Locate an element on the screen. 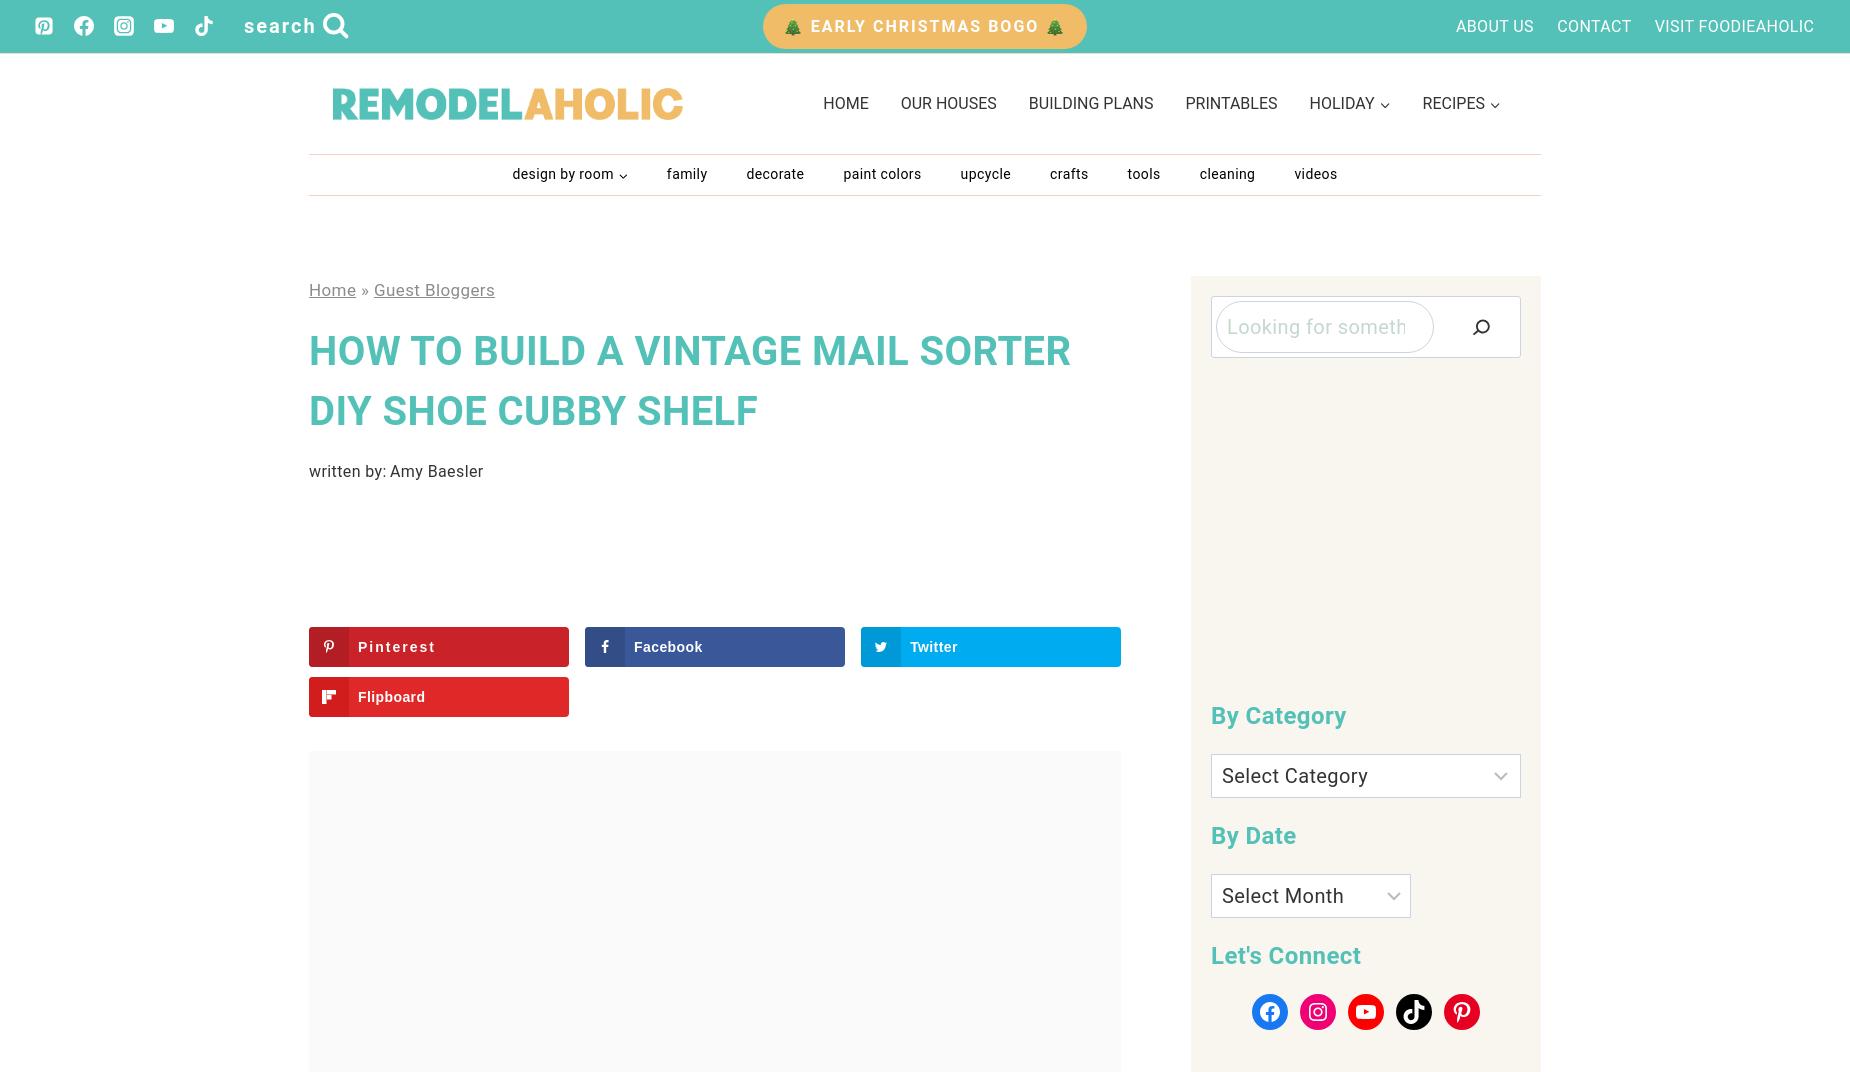 The image size is (1850, 1072). 'Building Plans' is located at coordinates (1089, 103).